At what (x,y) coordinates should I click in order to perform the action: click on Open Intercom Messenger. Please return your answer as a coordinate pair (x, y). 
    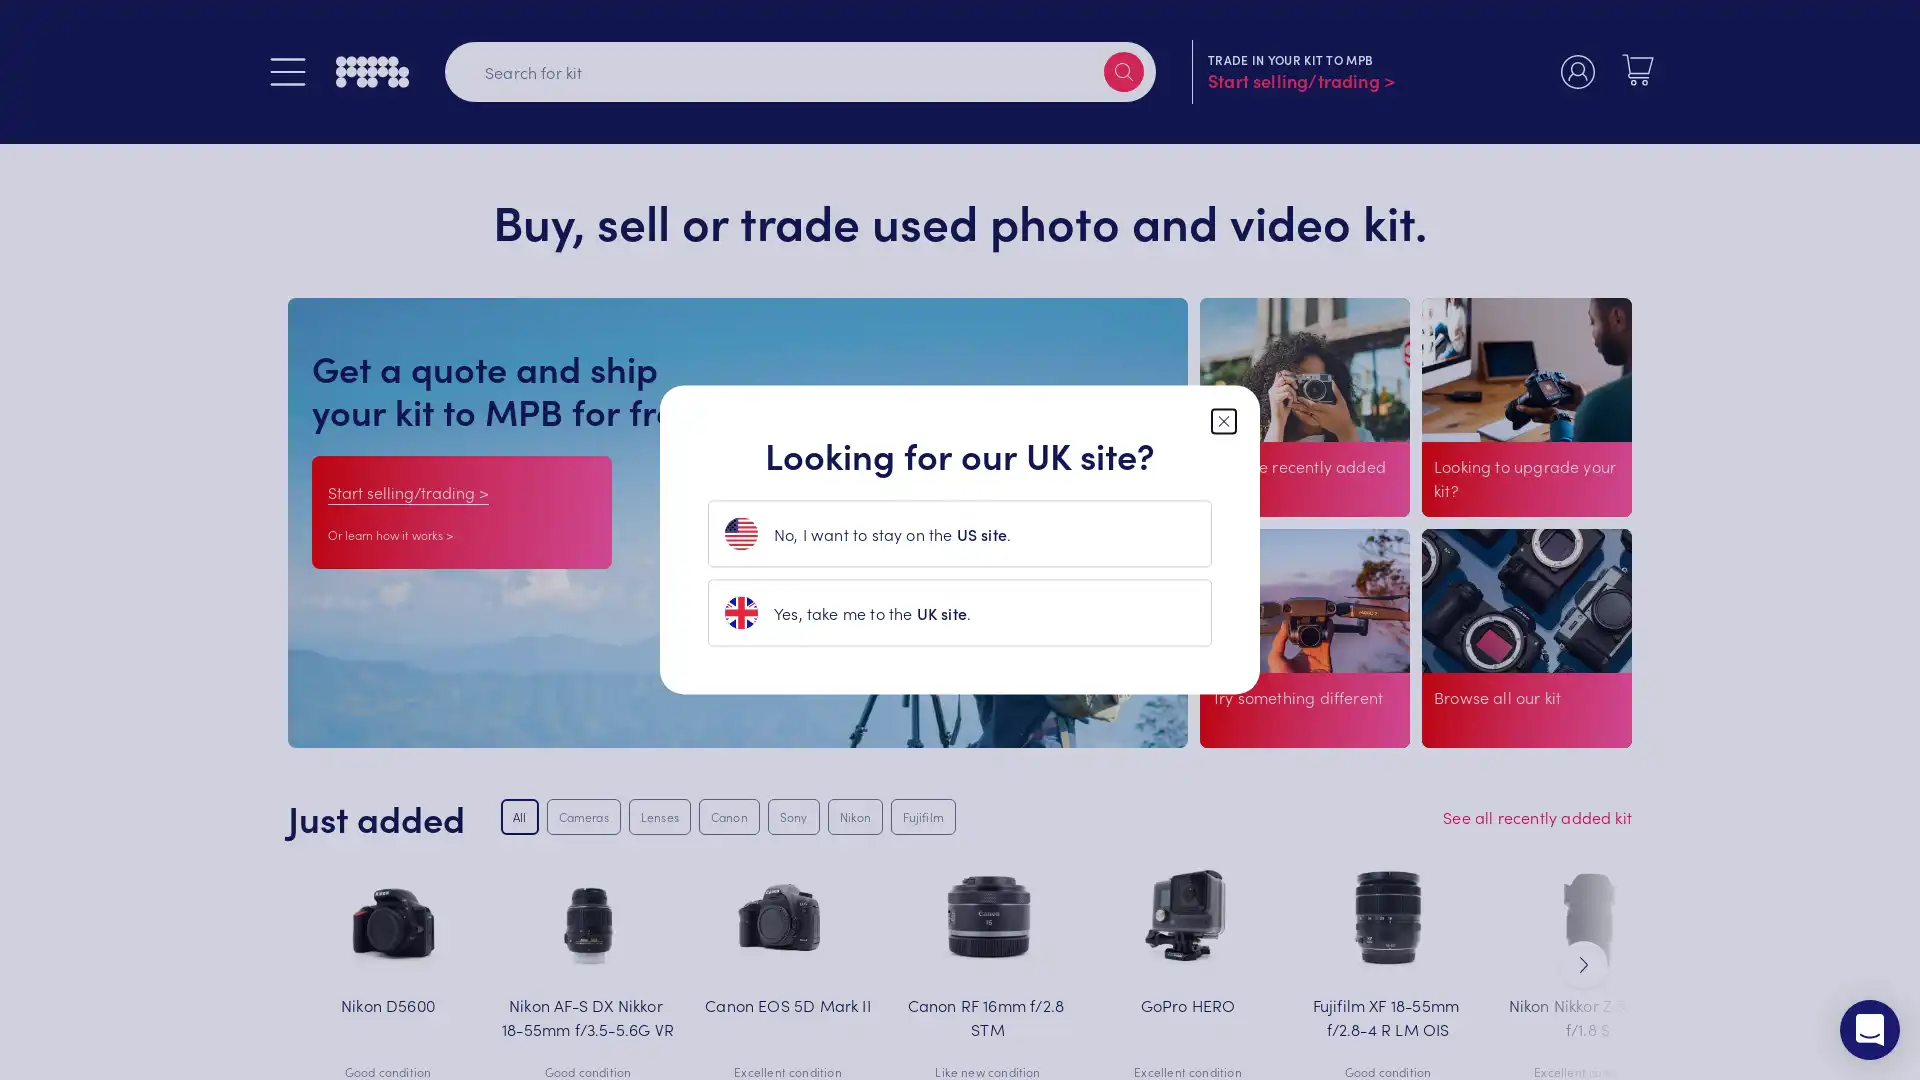
    Looking at the image, I should click on (1869, 1029).